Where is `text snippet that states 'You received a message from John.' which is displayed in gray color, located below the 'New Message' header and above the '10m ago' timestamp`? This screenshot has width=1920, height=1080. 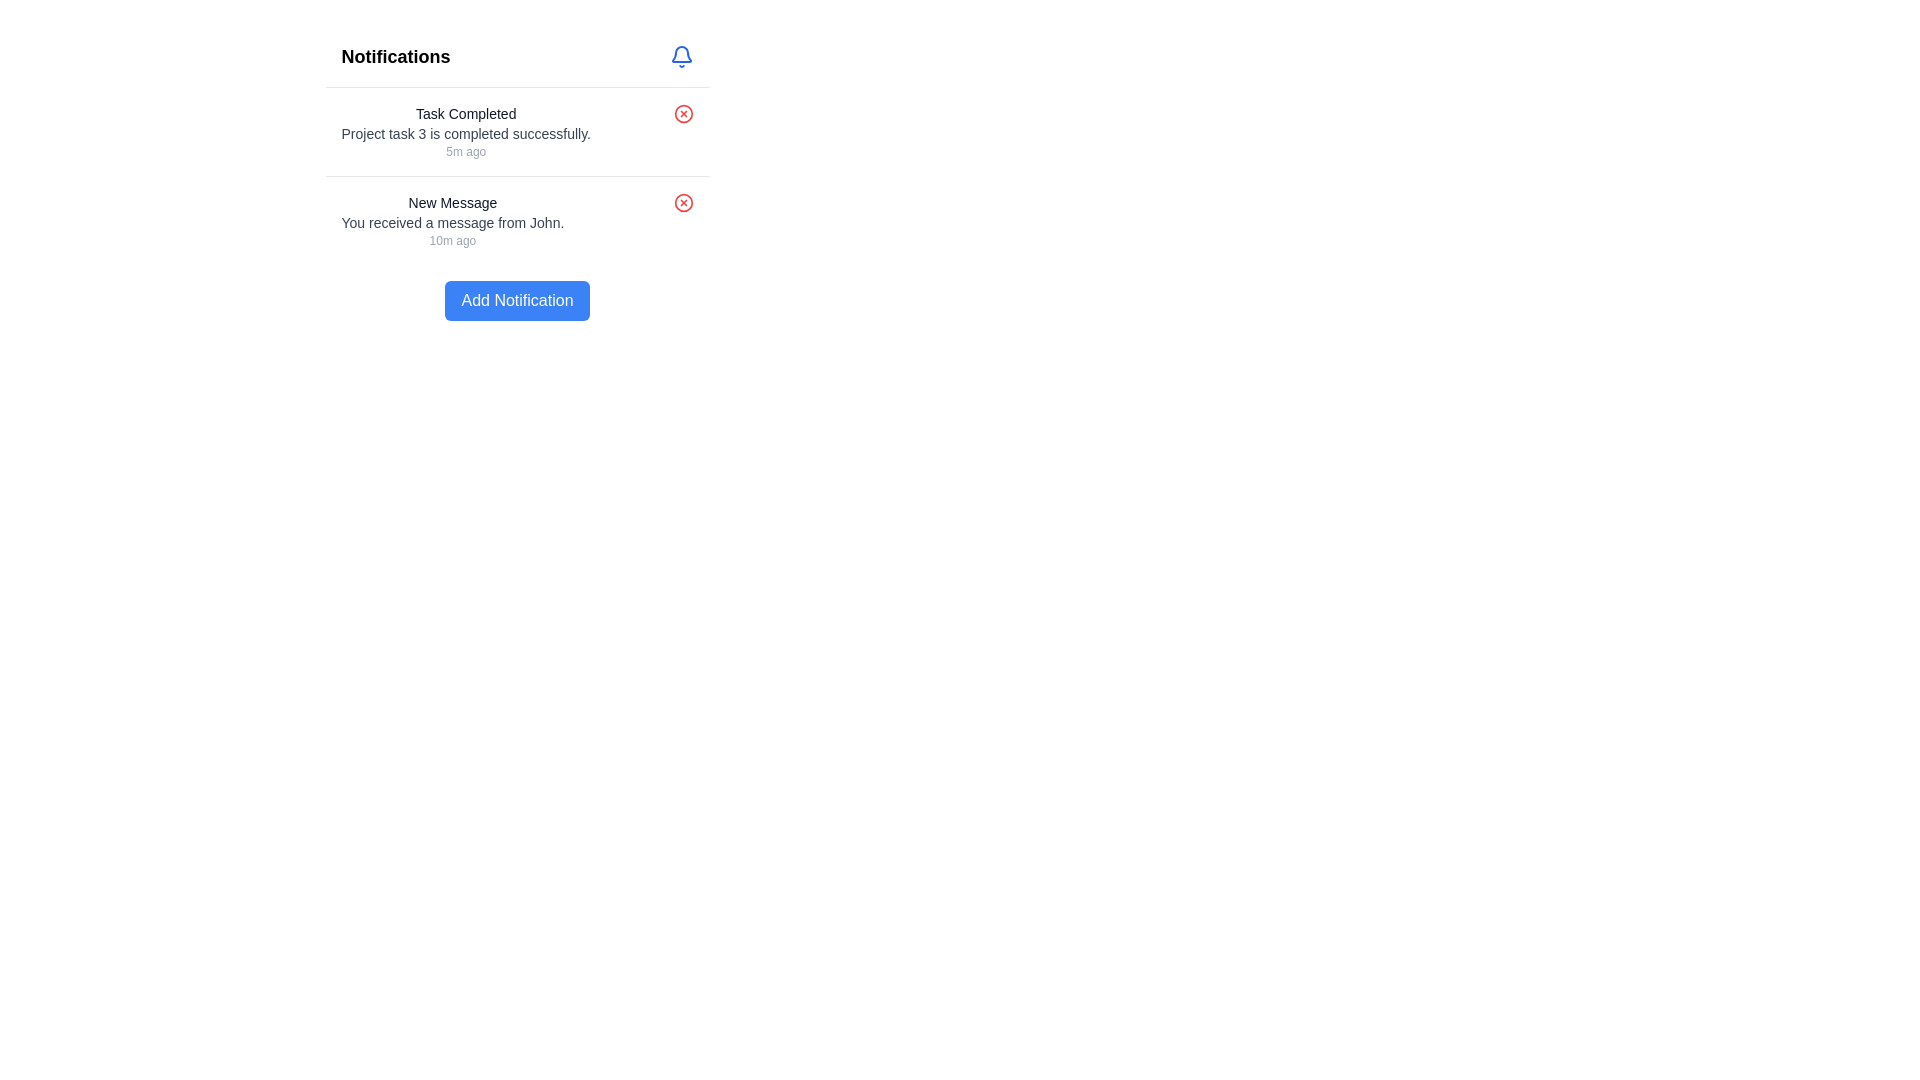 text snippet that states 'You received a message from John.' which is displayed in gray color, located below the 'New Message' header and above the '10m ago' timestamp is located at coordinates (451, 223).